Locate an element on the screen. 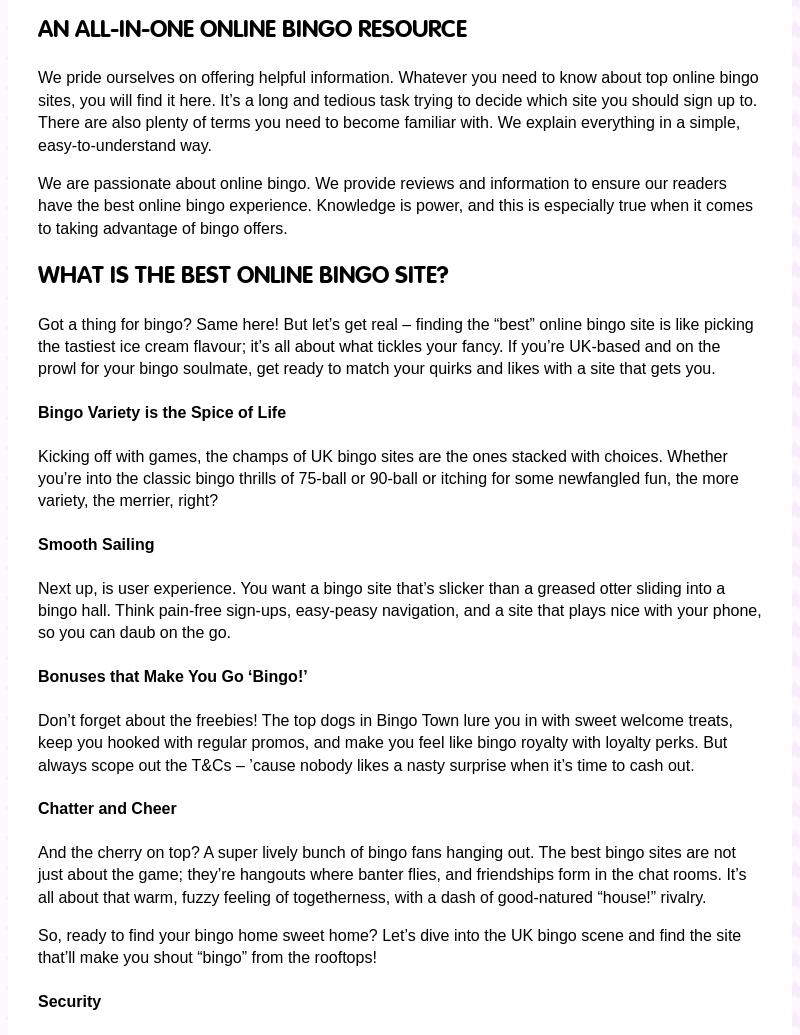  'An all-in-one Online Bingo Resource' is located at coordinates (251, 29).